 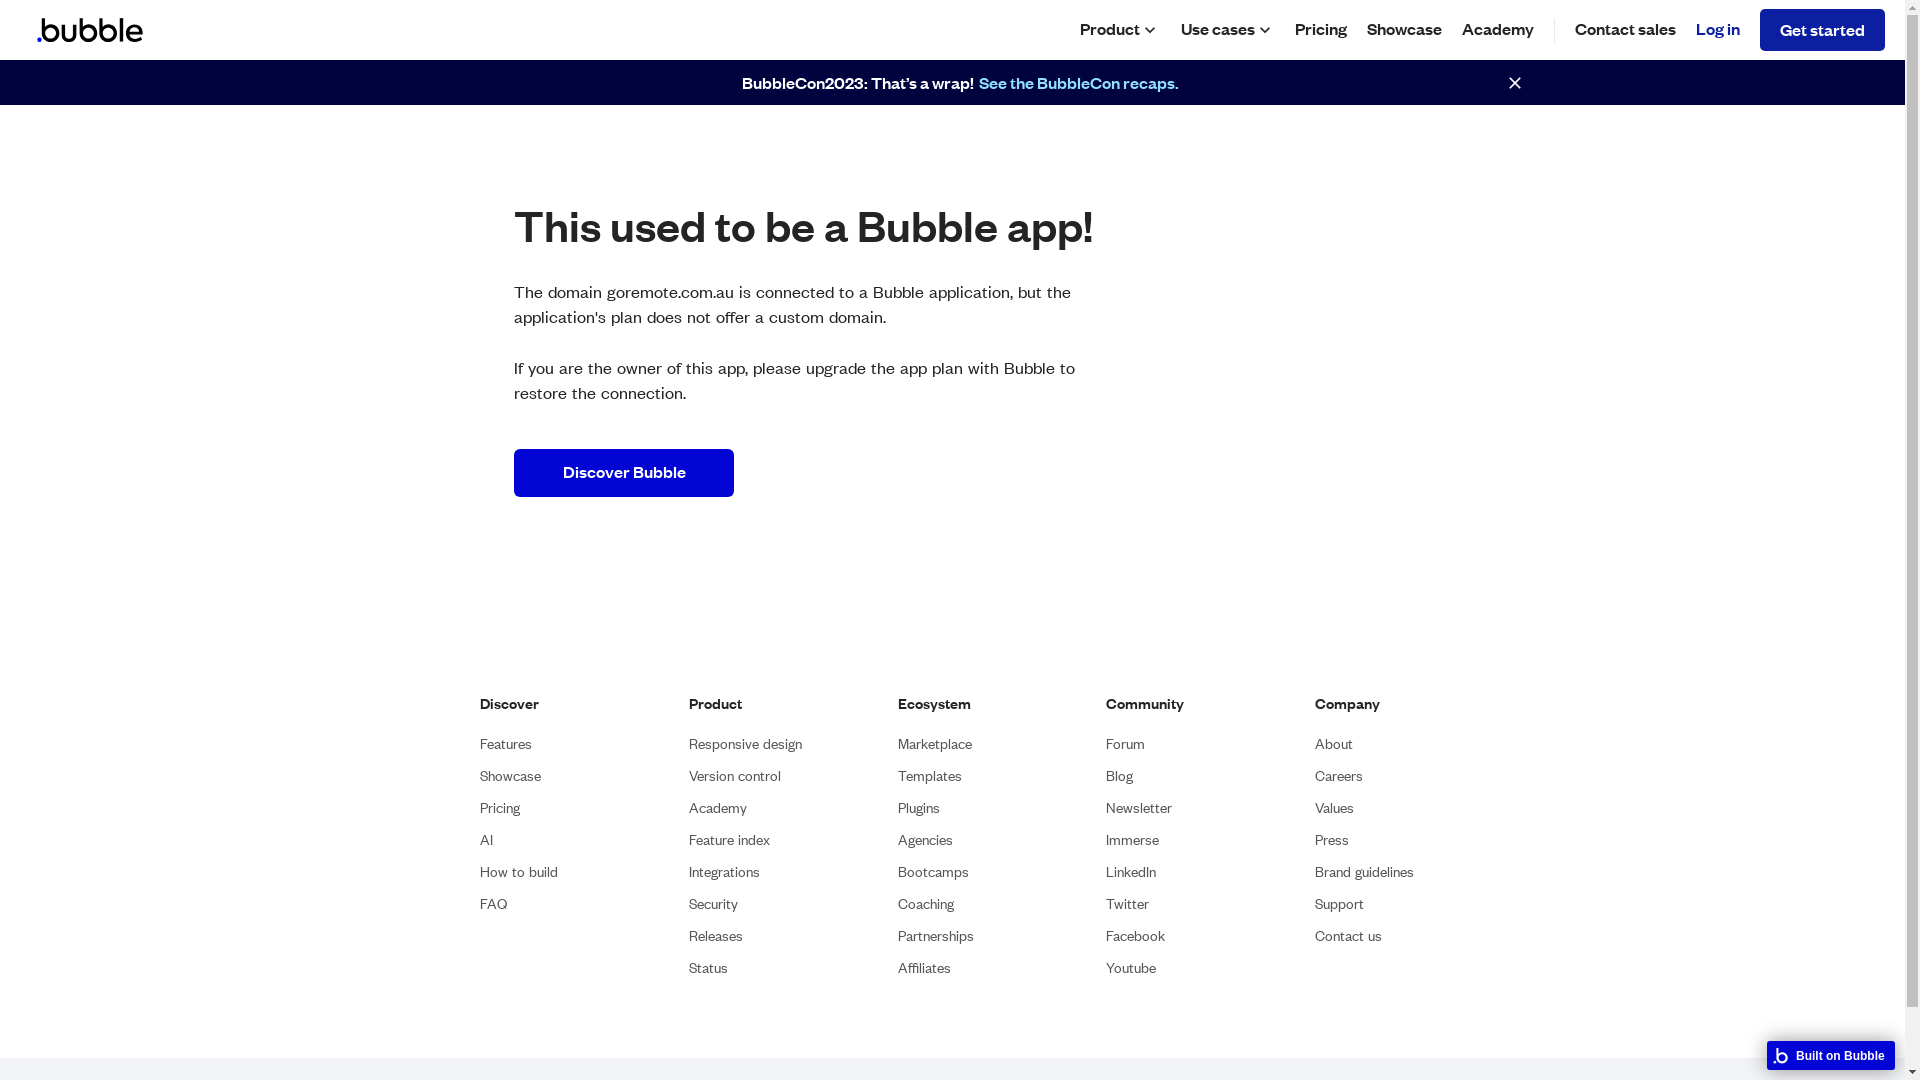 I want to click on 'Pricing', so click(x=1320, y=30).